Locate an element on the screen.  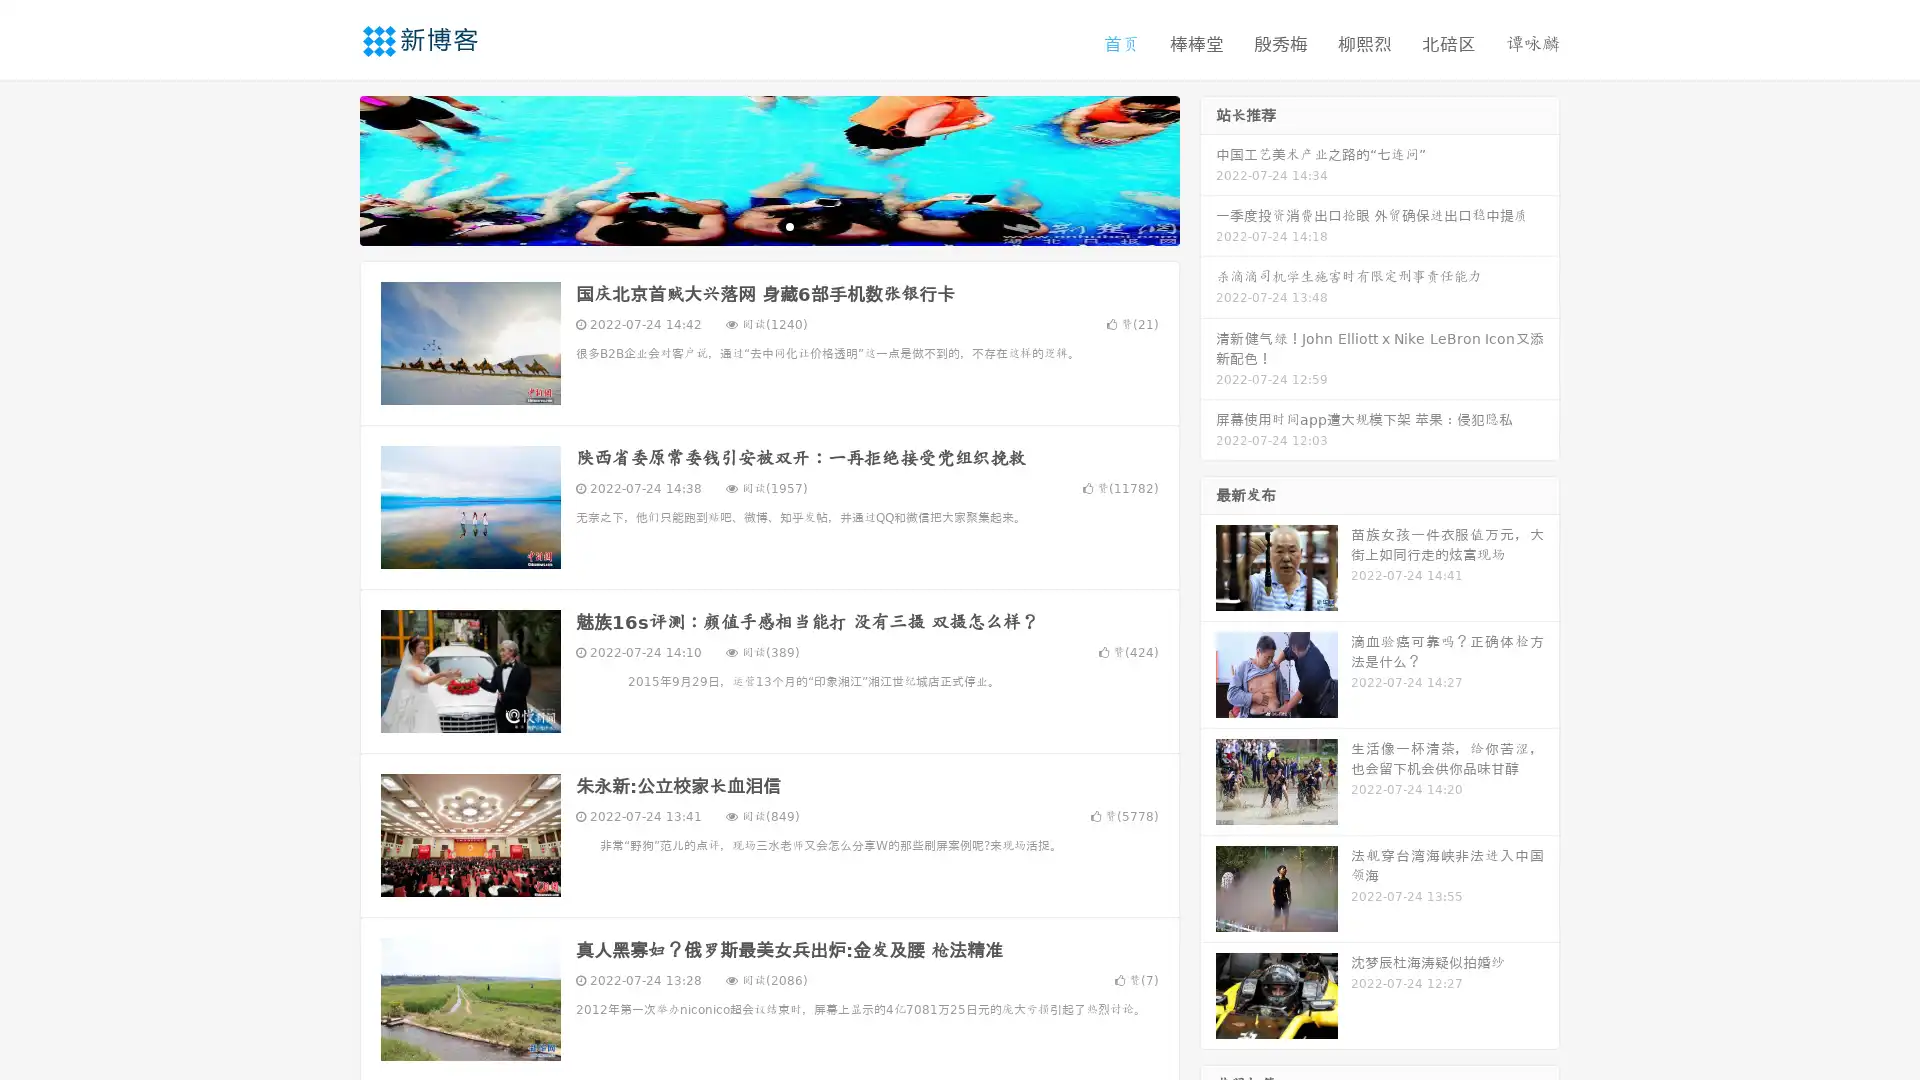
Go to slide 1 is located at coordinates (748, 225).